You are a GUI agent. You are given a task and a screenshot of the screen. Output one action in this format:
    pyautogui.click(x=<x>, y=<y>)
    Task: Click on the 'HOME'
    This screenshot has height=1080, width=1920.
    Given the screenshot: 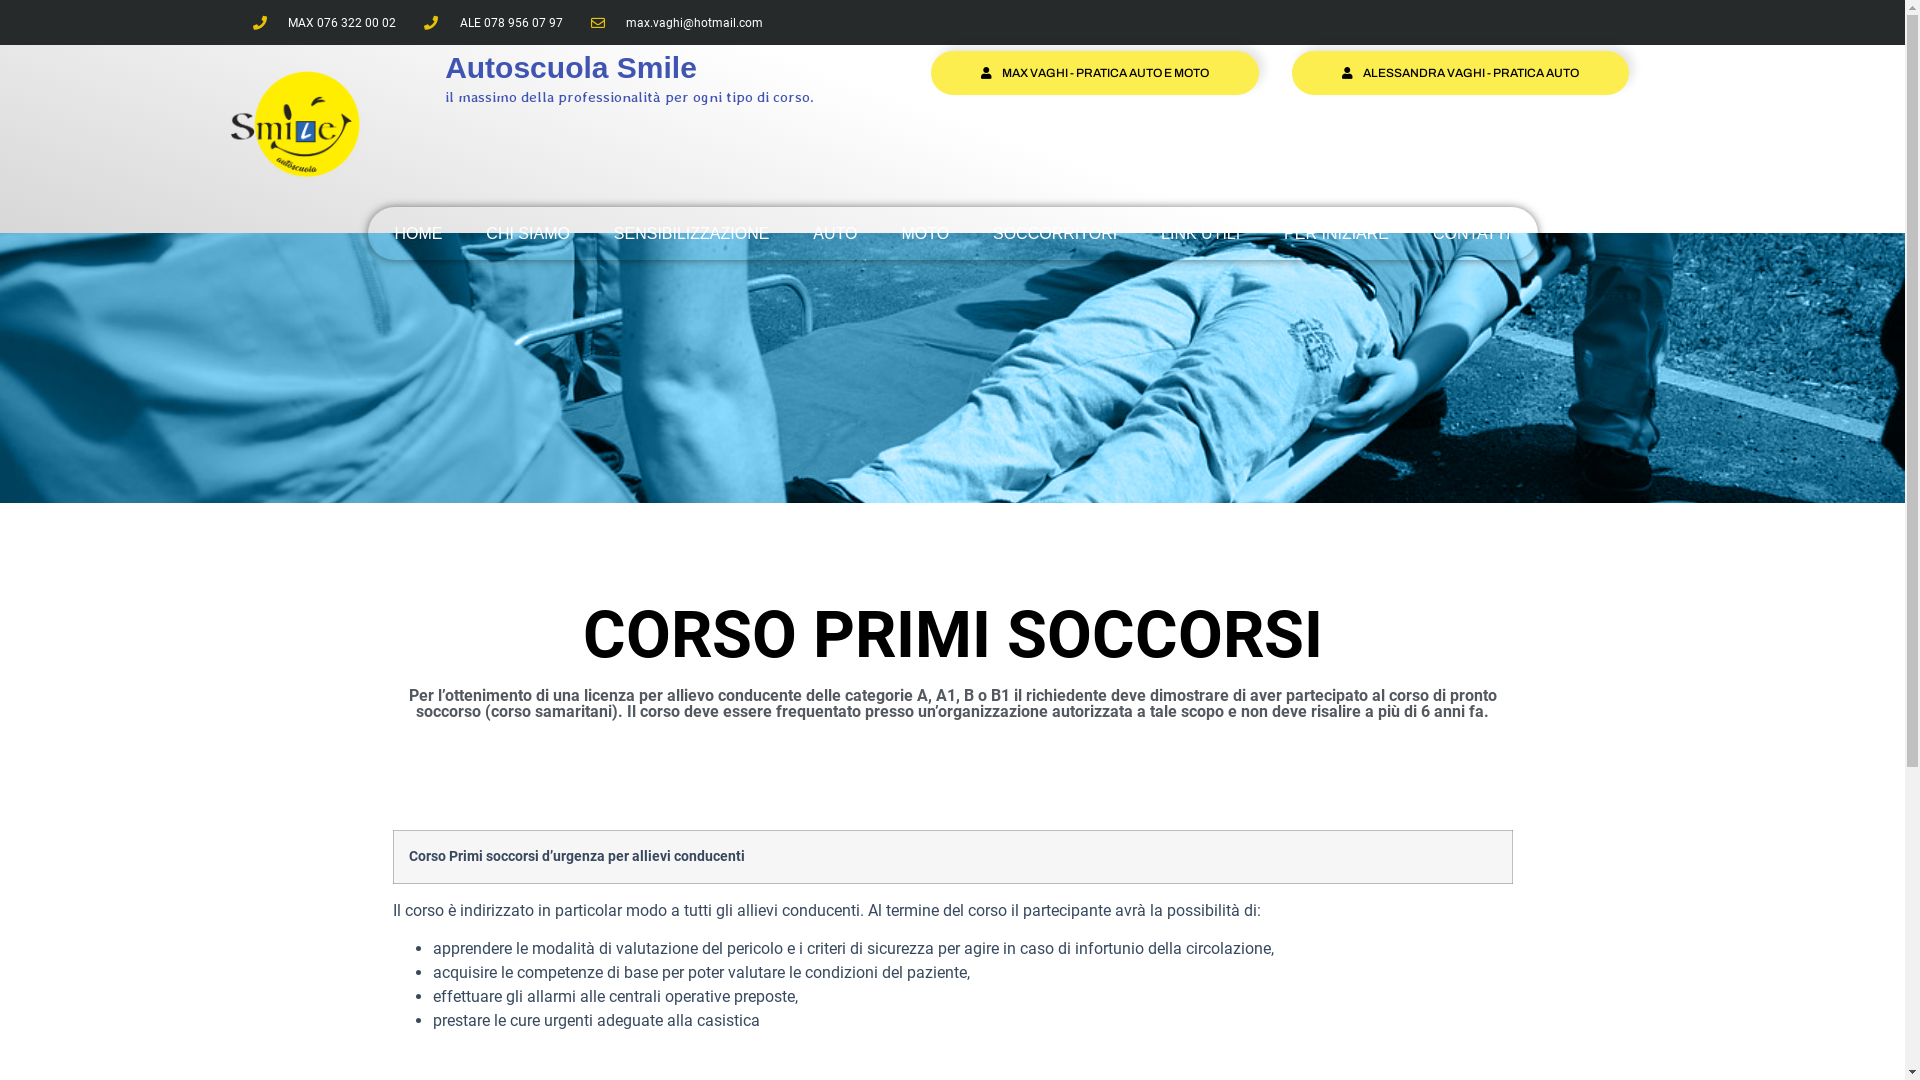 What is the action you would take?
    pyautogui.click(x=416, y=233)
    